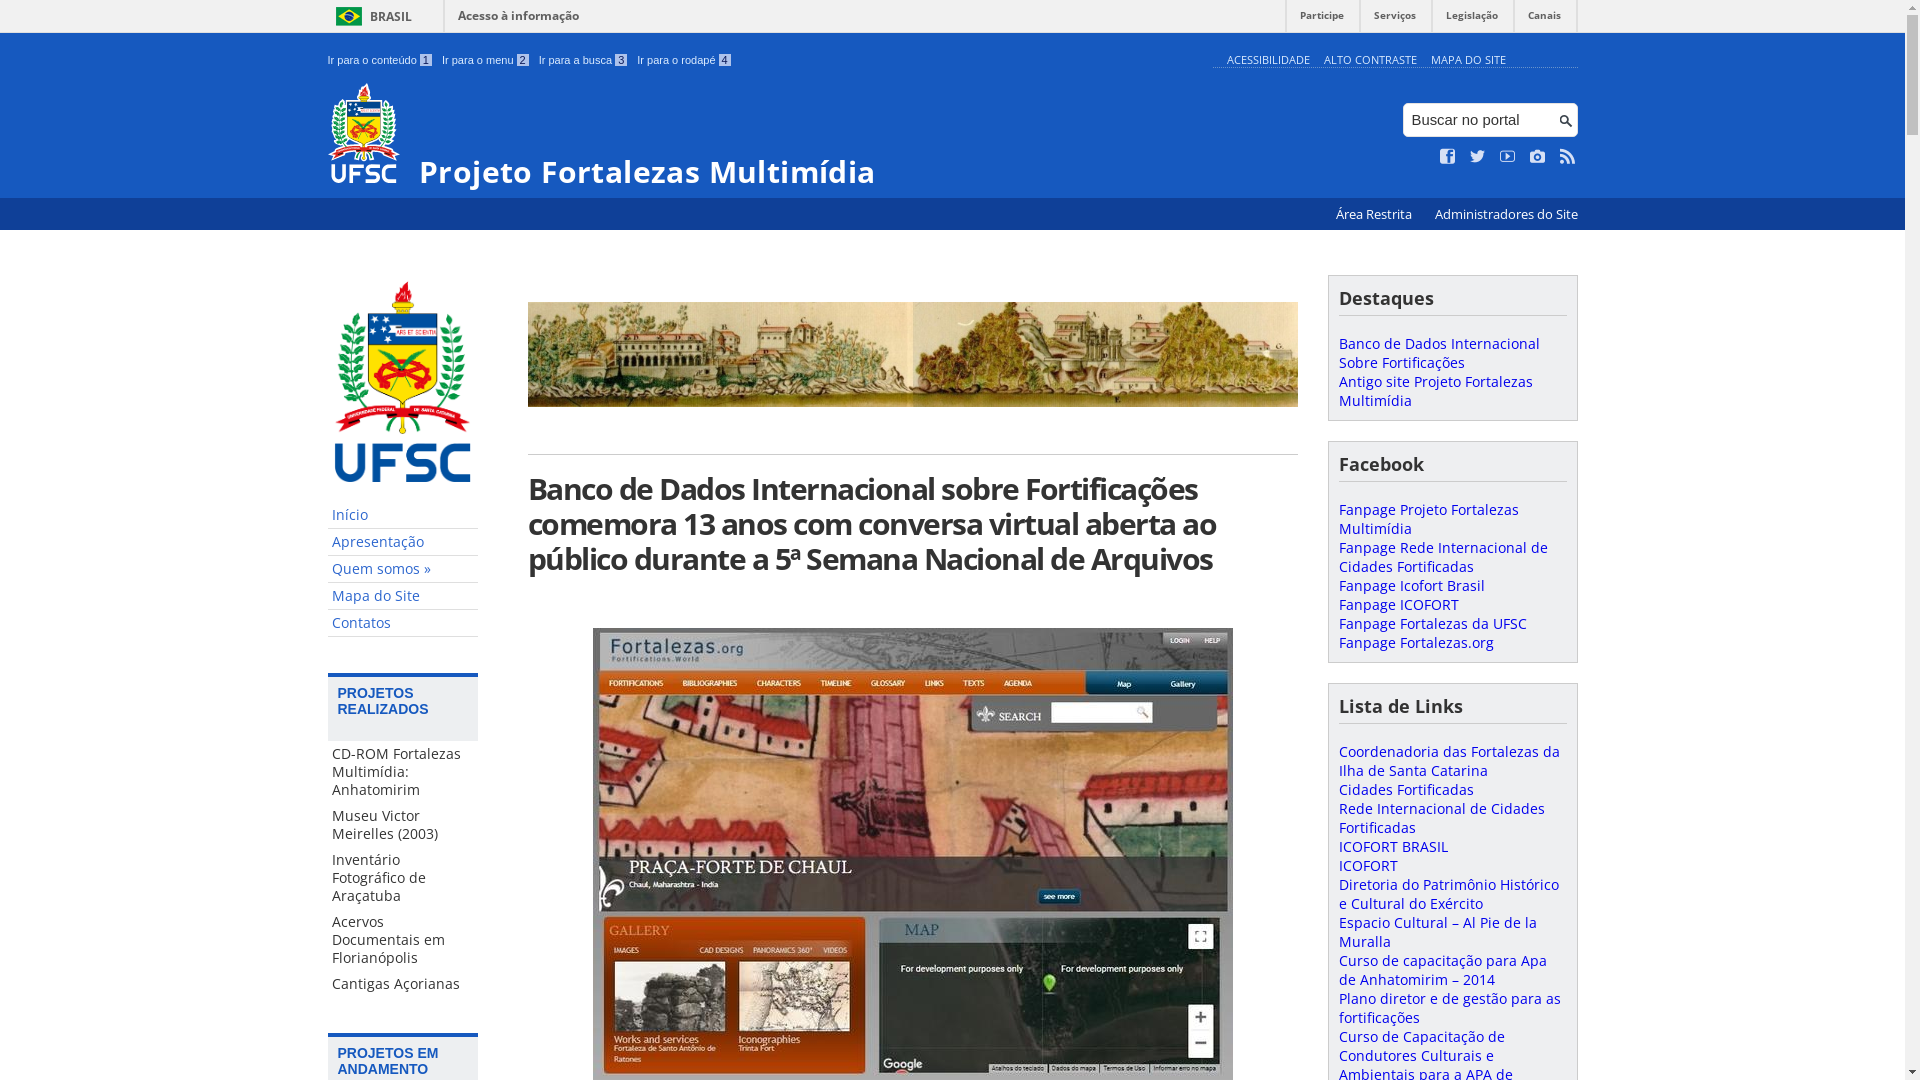 The height and width of the screenshot is (1080, 1920). I want to click on 'ALTO CONTRASTE', so click(1369, 58).